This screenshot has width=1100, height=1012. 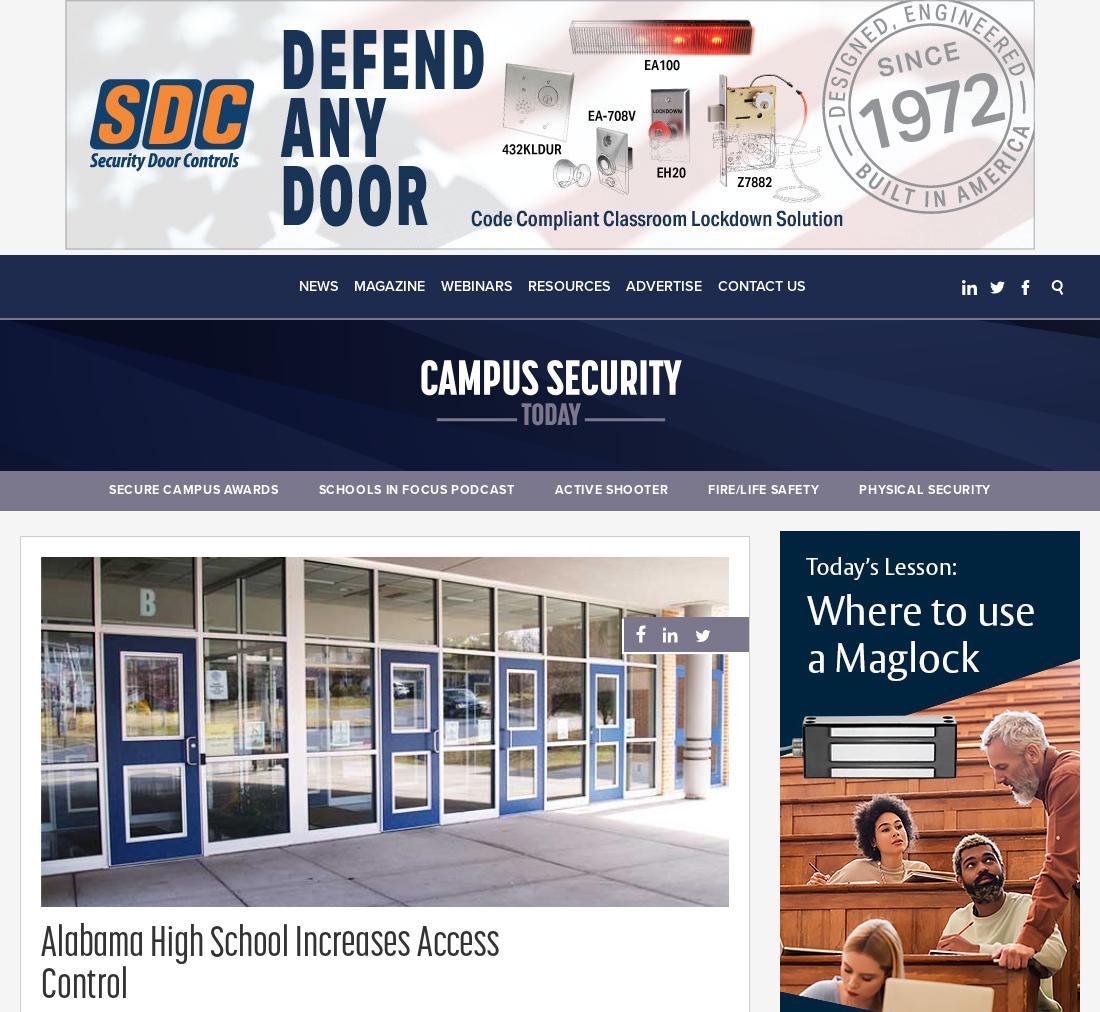 What do you see at coordinates (192, 490) in the screenshot?
I see `'Secure Campus Awards'` at bounding box center [192, 490].